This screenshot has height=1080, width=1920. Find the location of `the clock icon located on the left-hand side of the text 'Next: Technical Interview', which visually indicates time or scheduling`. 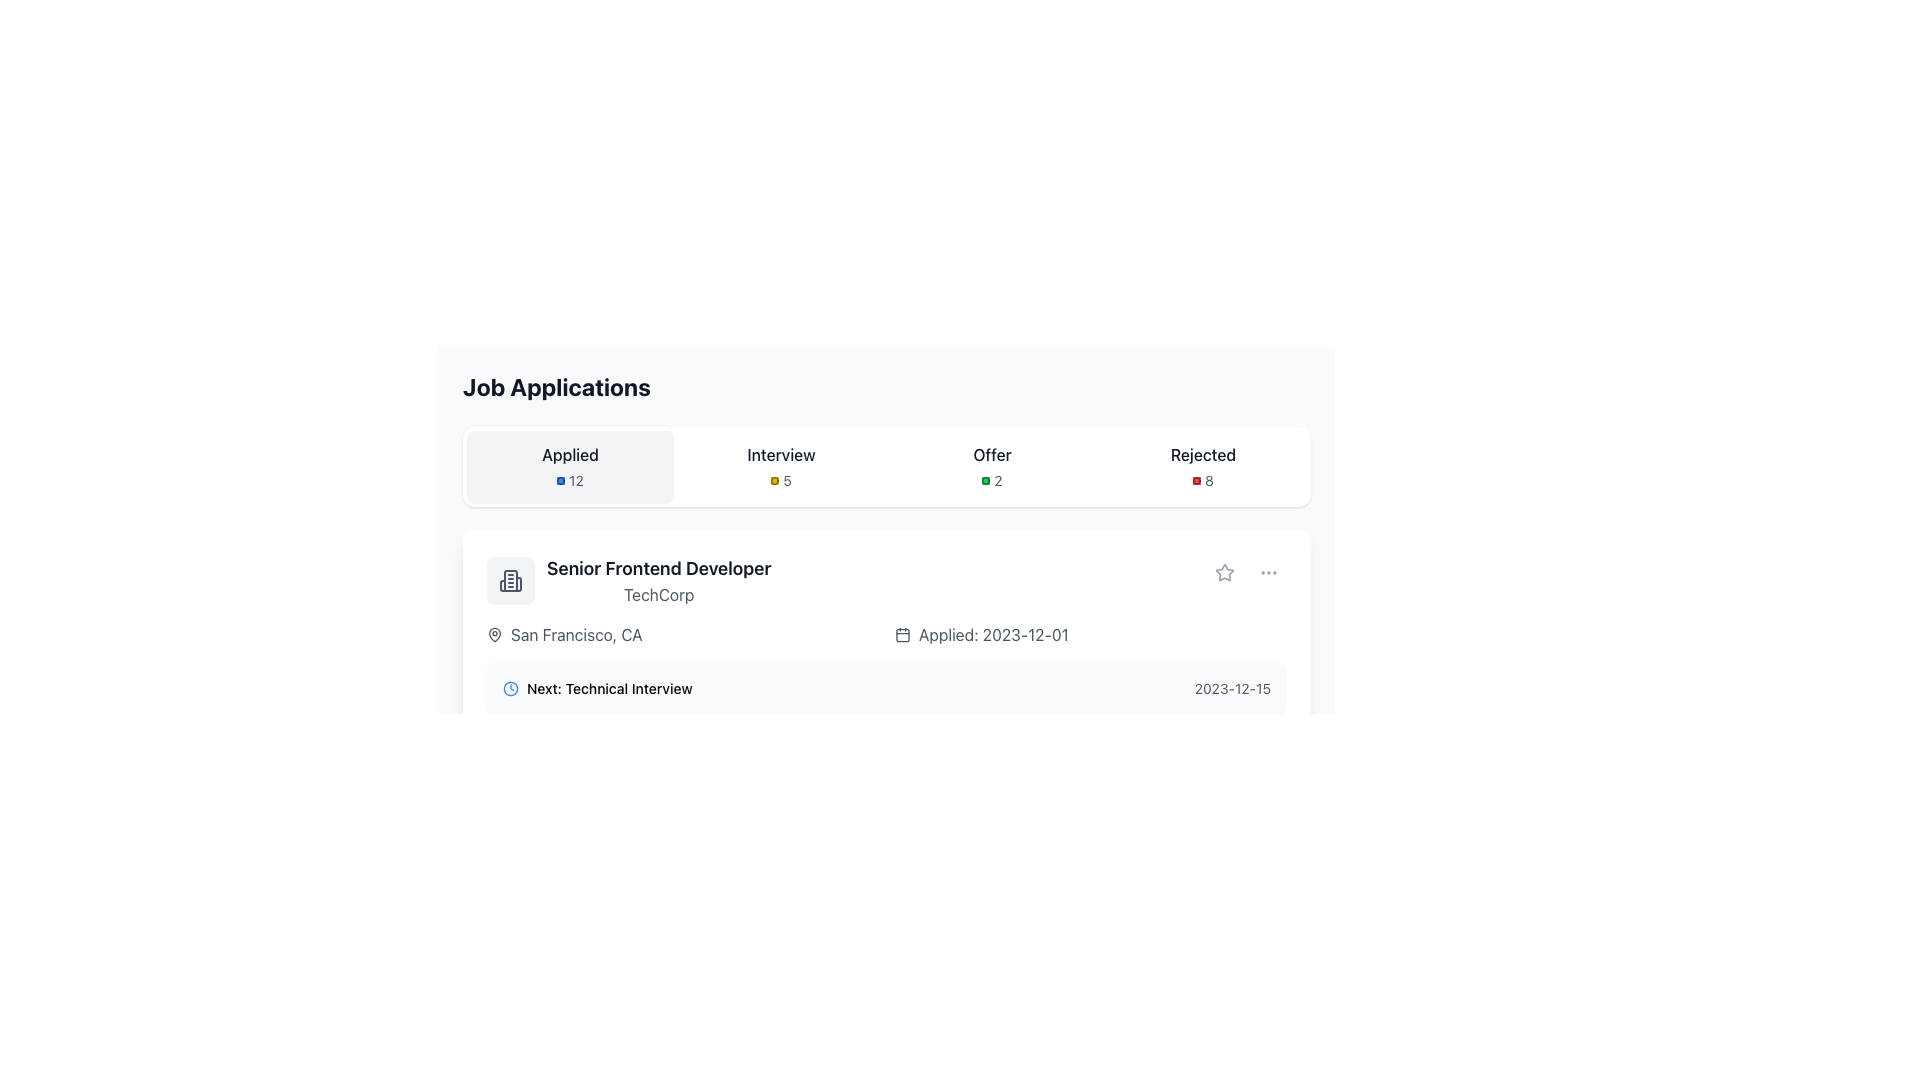

the clock icon located on the left-hand side of the text 'Next: Technical Interview', which visually indicates time or scheduling is located at coordinates (510, 688).